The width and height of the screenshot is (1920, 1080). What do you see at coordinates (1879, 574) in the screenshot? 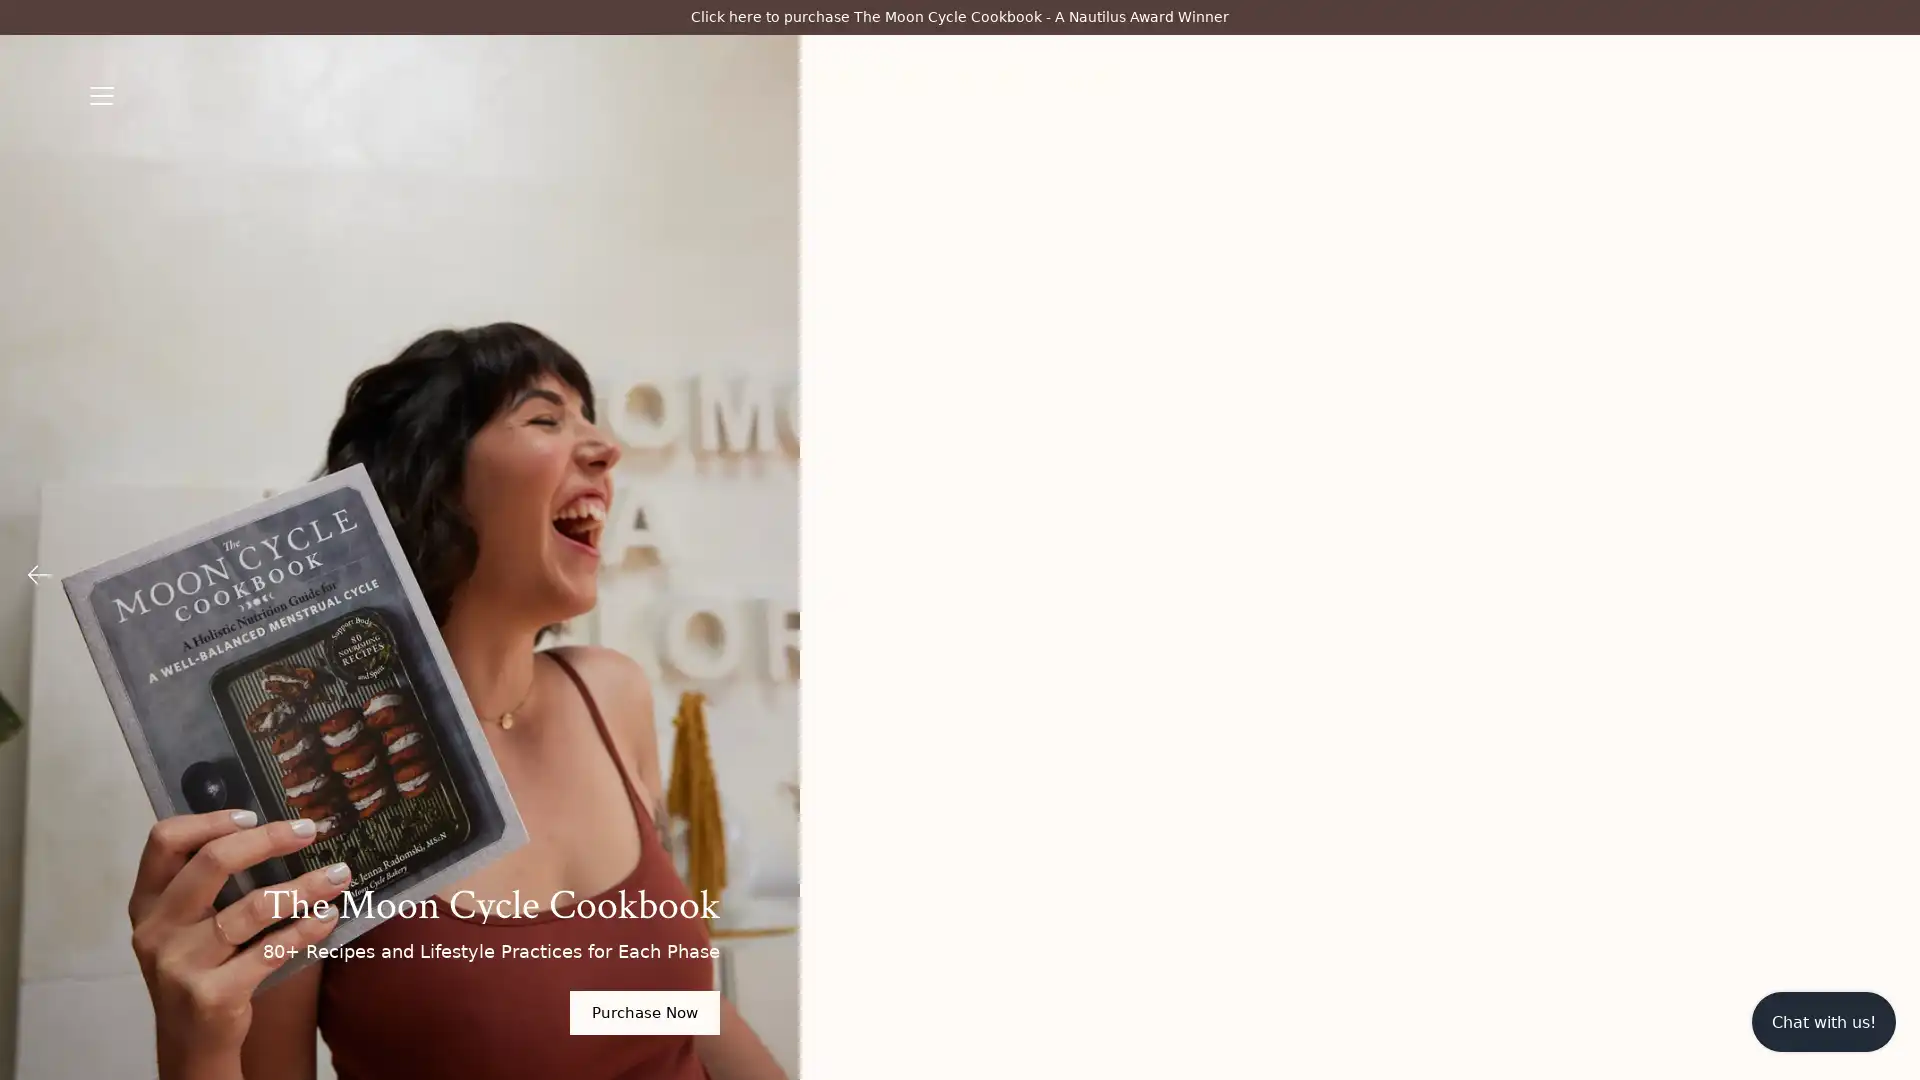
I see `Next` at bounding box center [1879, 574].